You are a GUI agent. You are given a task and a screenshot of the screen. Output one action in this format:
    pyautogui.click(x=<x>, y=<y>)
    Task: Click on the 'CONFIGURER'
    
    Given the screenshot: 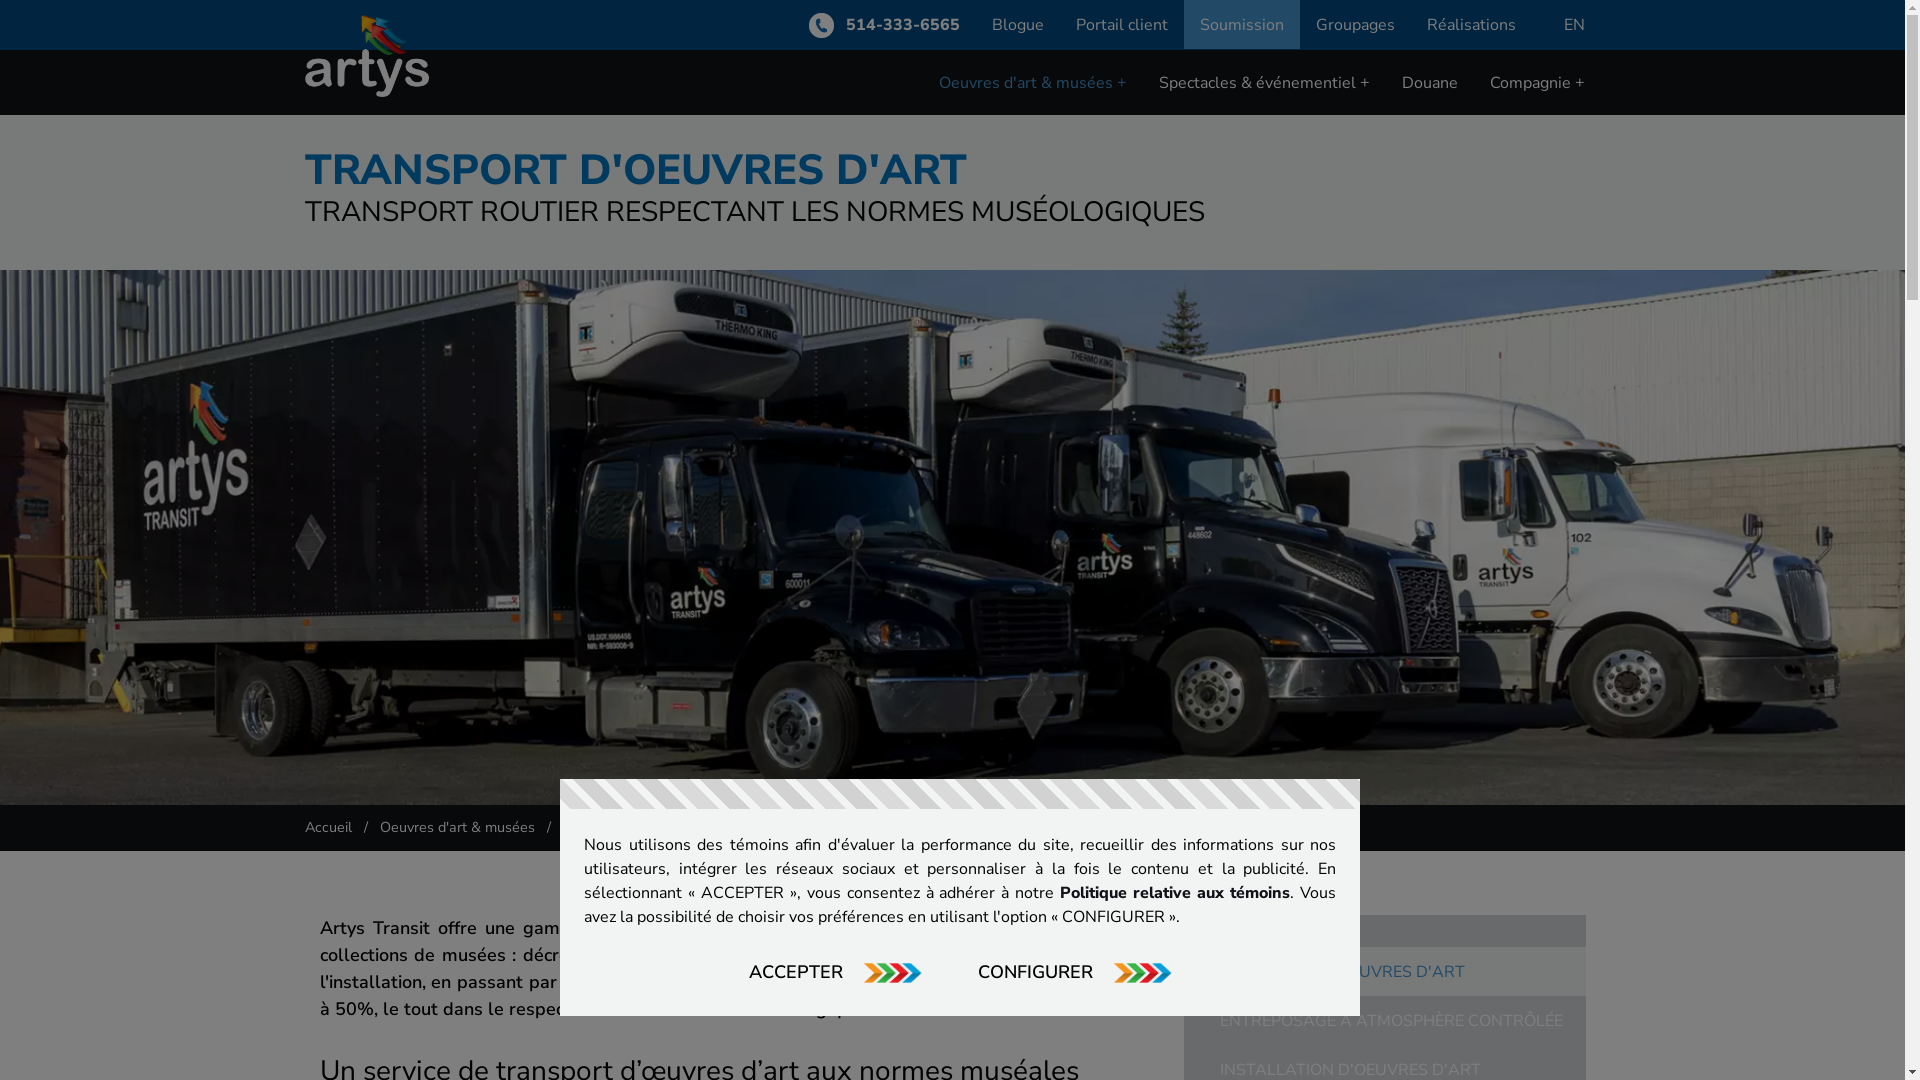 What is the action you would take?
    pyautogui.click(x=1074, y=971)
    